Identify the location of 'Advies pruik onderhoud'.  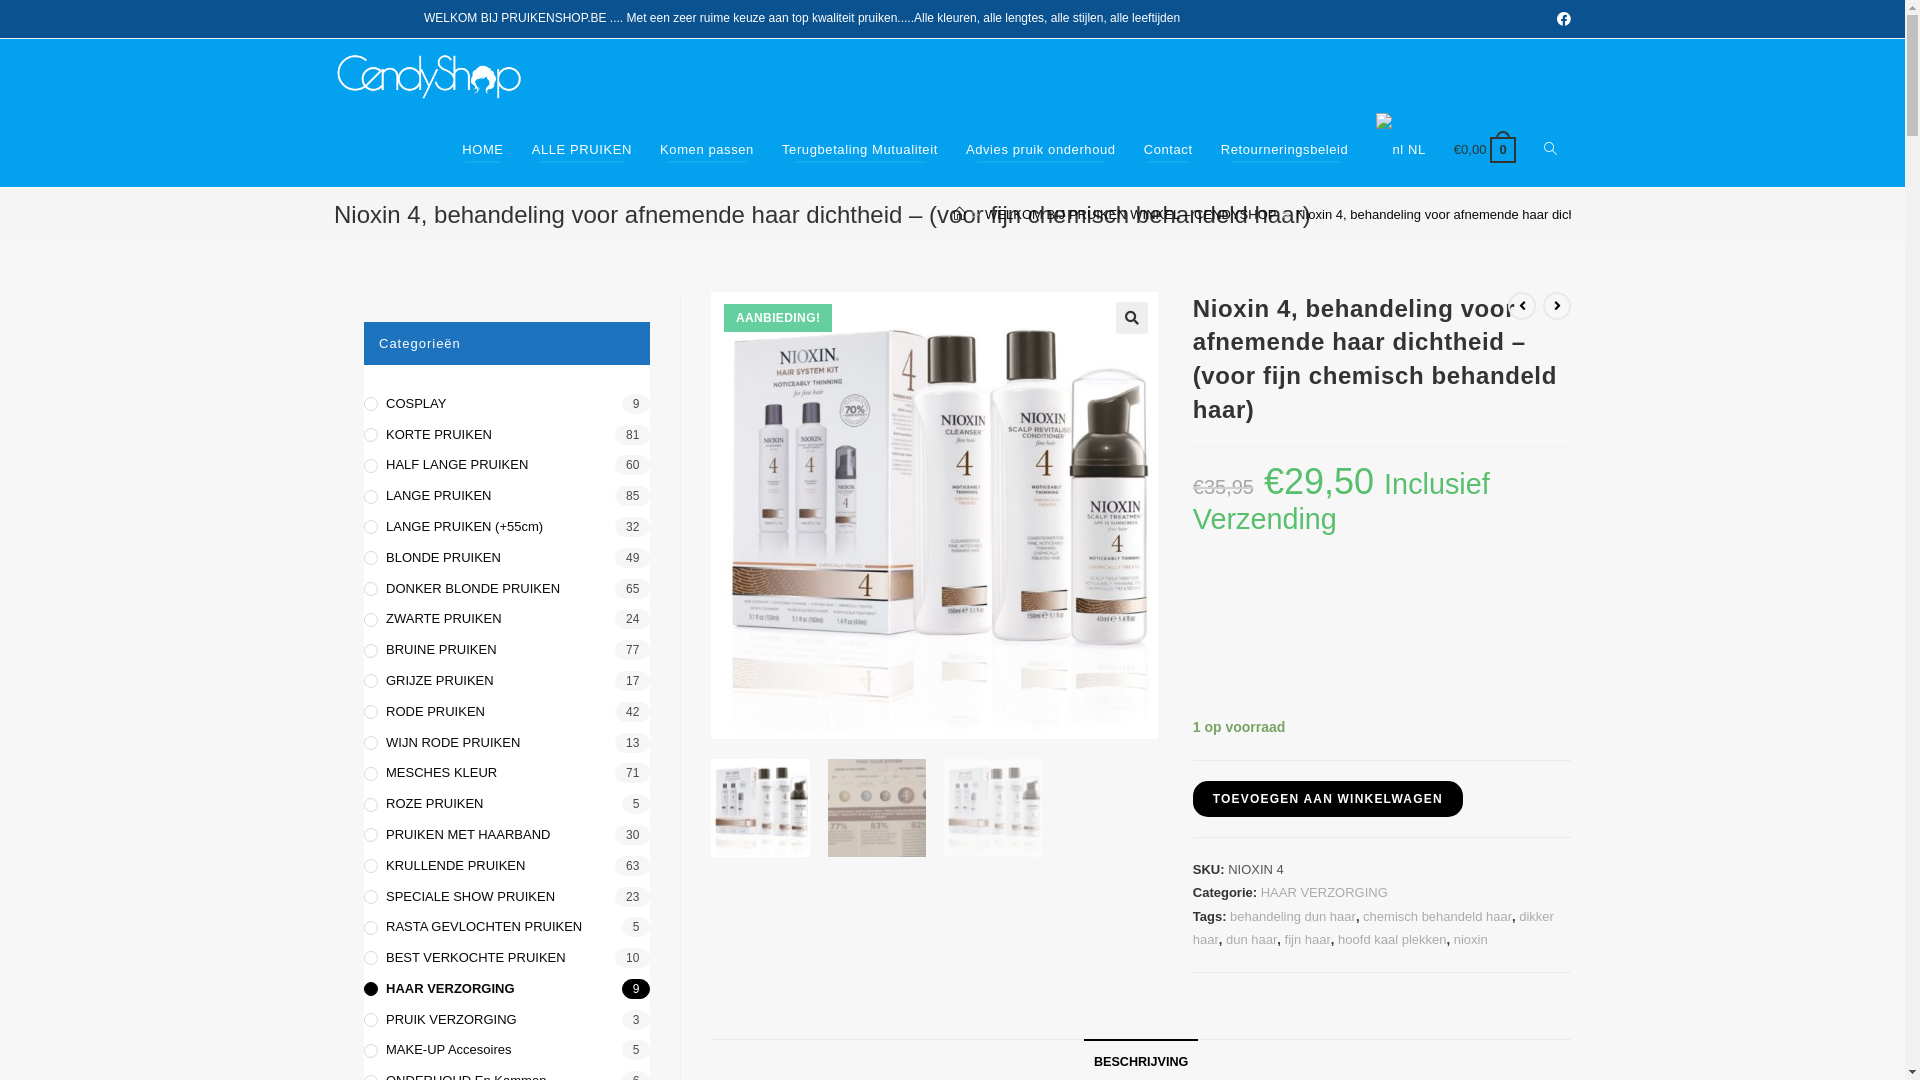
(1040, 149).